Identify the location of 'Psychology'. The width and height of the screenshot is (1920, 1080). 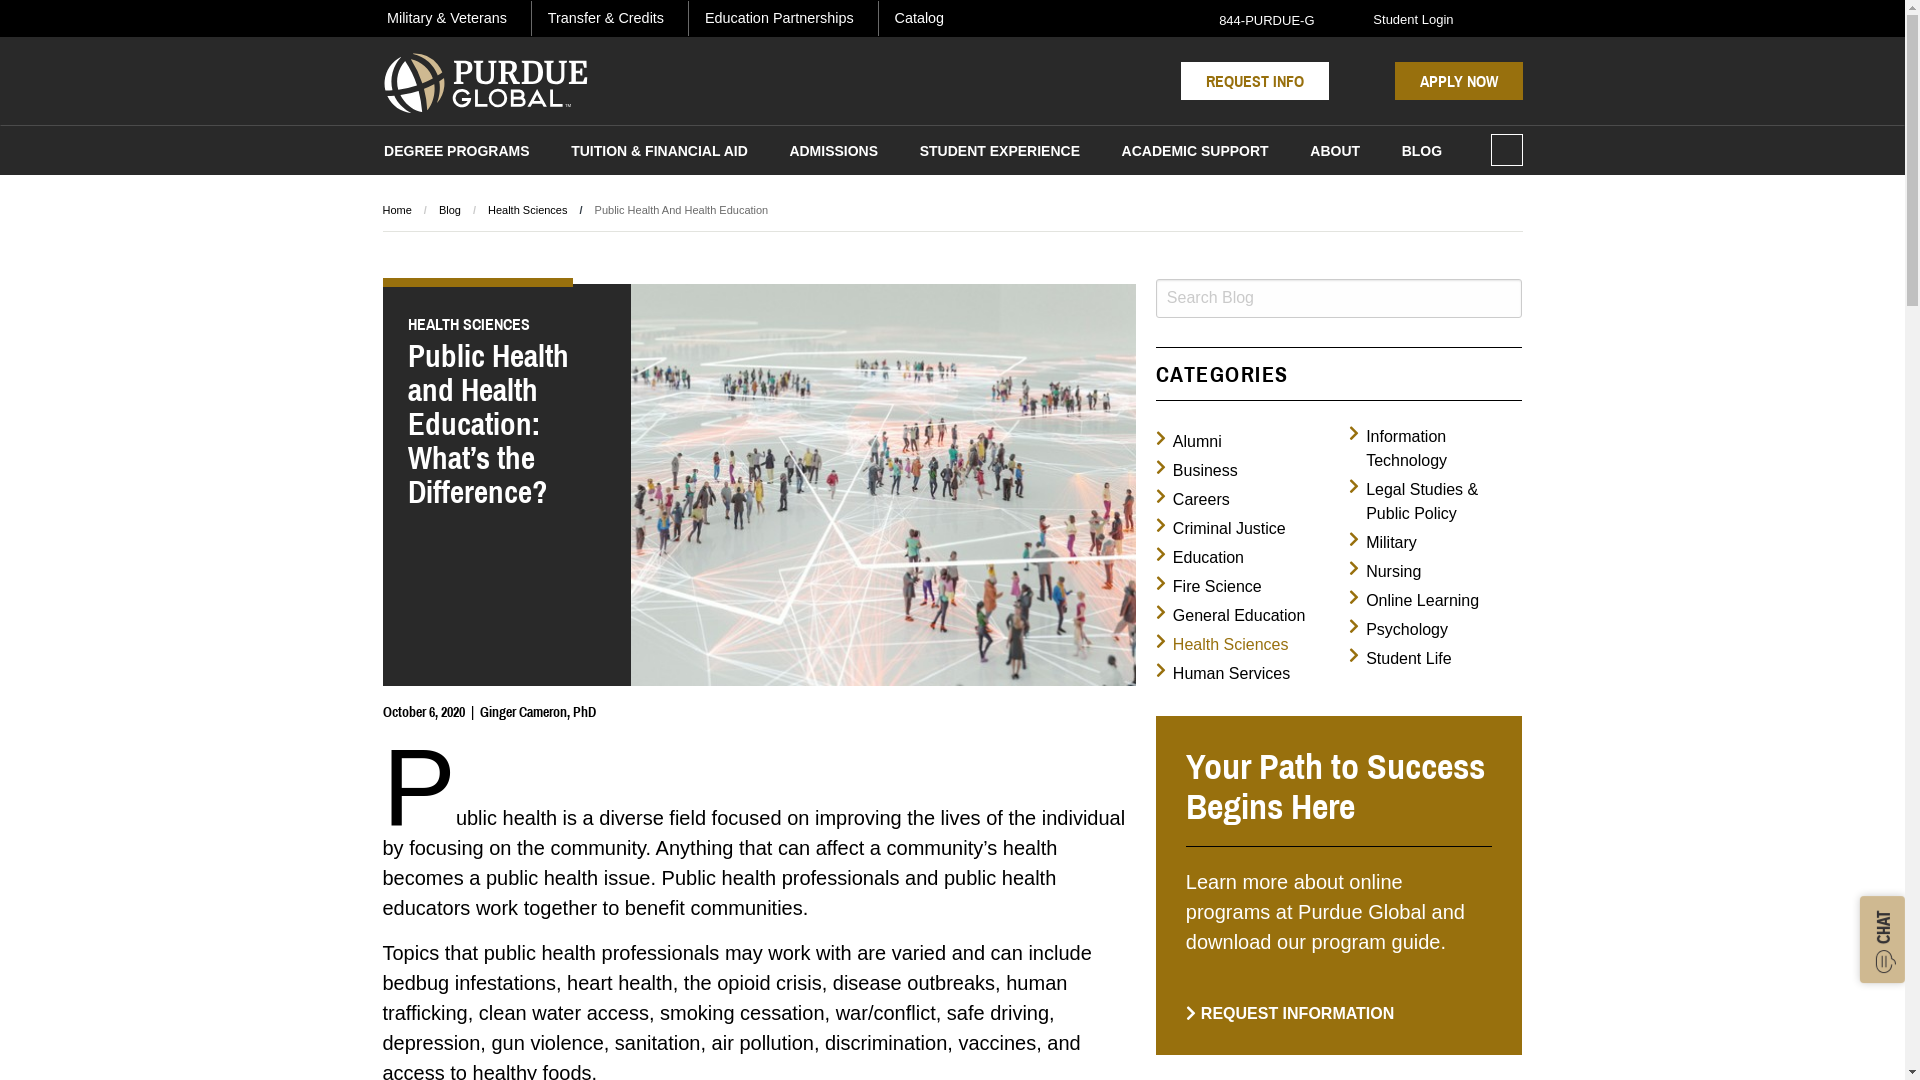
(1397, 628).